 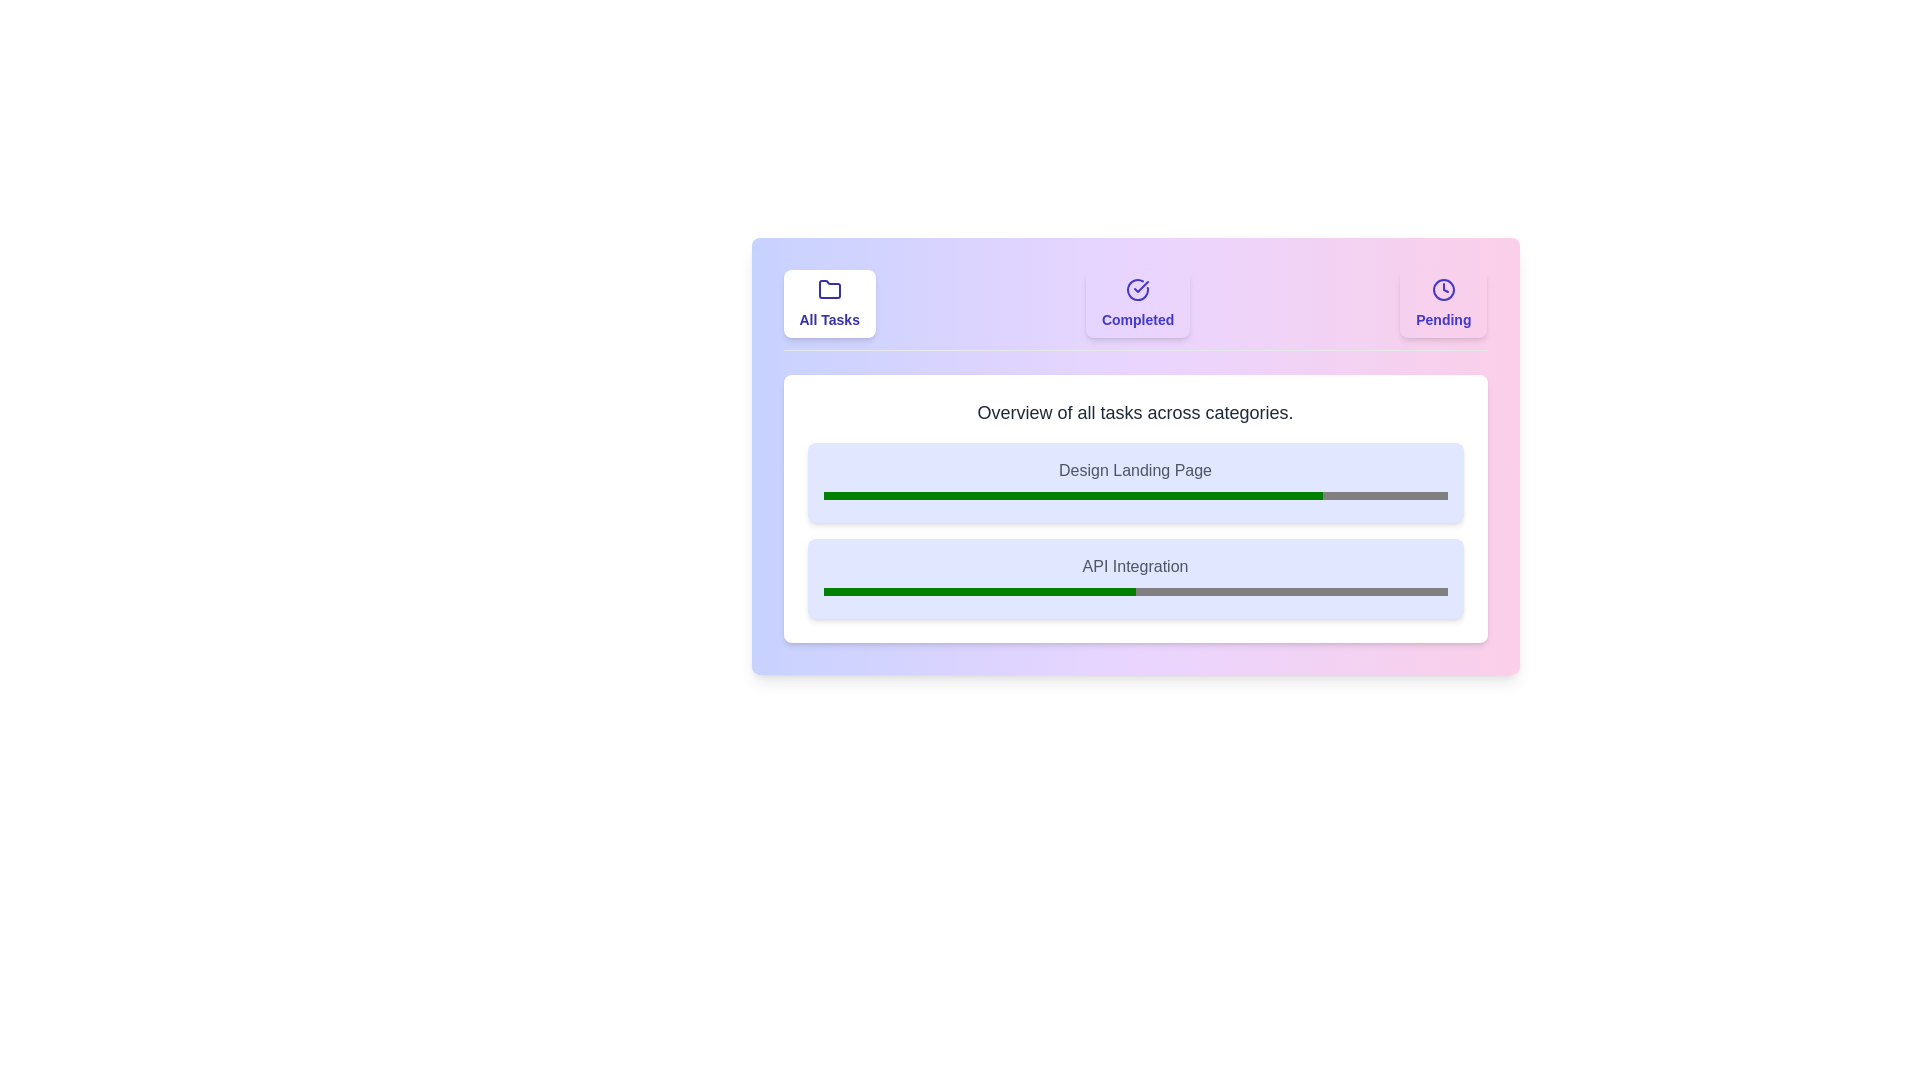 What do you see at coordinates (1135, 530) in the screenshot?
I see `the task progress display component that shows the titles 'Design Landing Page' and 'API Integration' along with their respective progress bars` at bounding box center [1135, 530].